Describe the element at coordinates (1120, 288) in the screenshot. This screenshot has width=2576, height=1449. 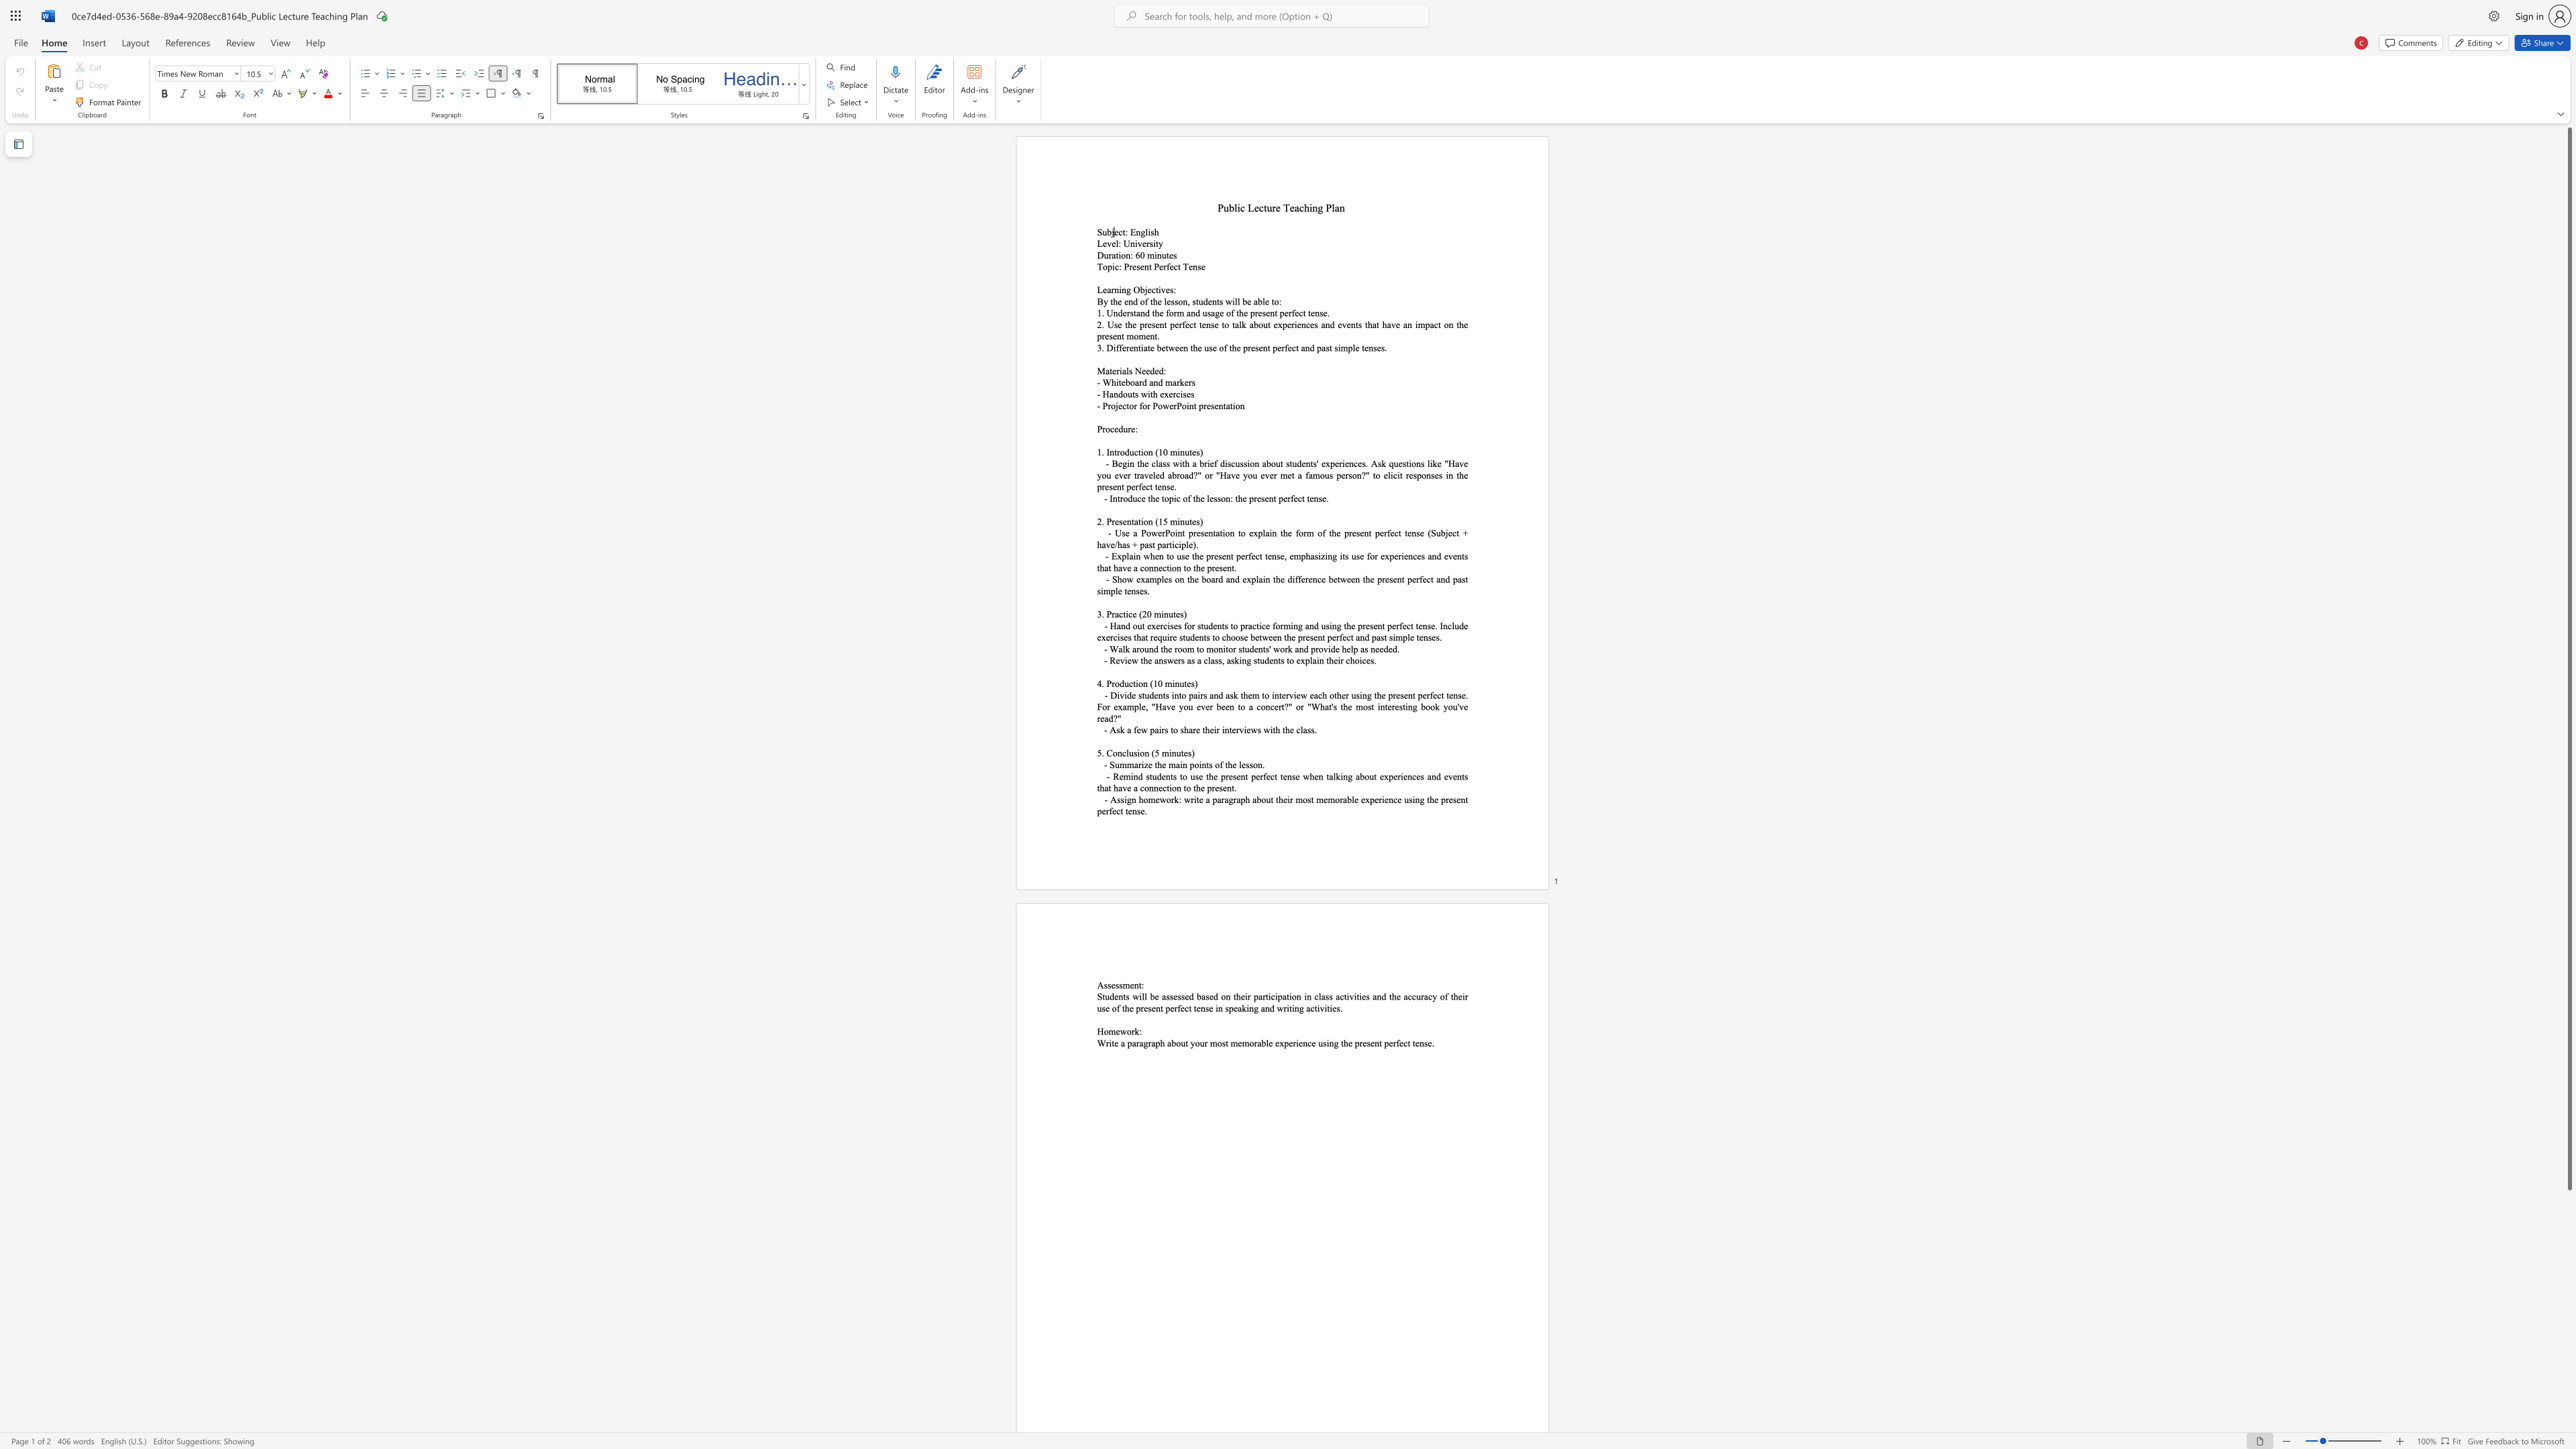
I see `the 1th character "i" in the text` at that location.